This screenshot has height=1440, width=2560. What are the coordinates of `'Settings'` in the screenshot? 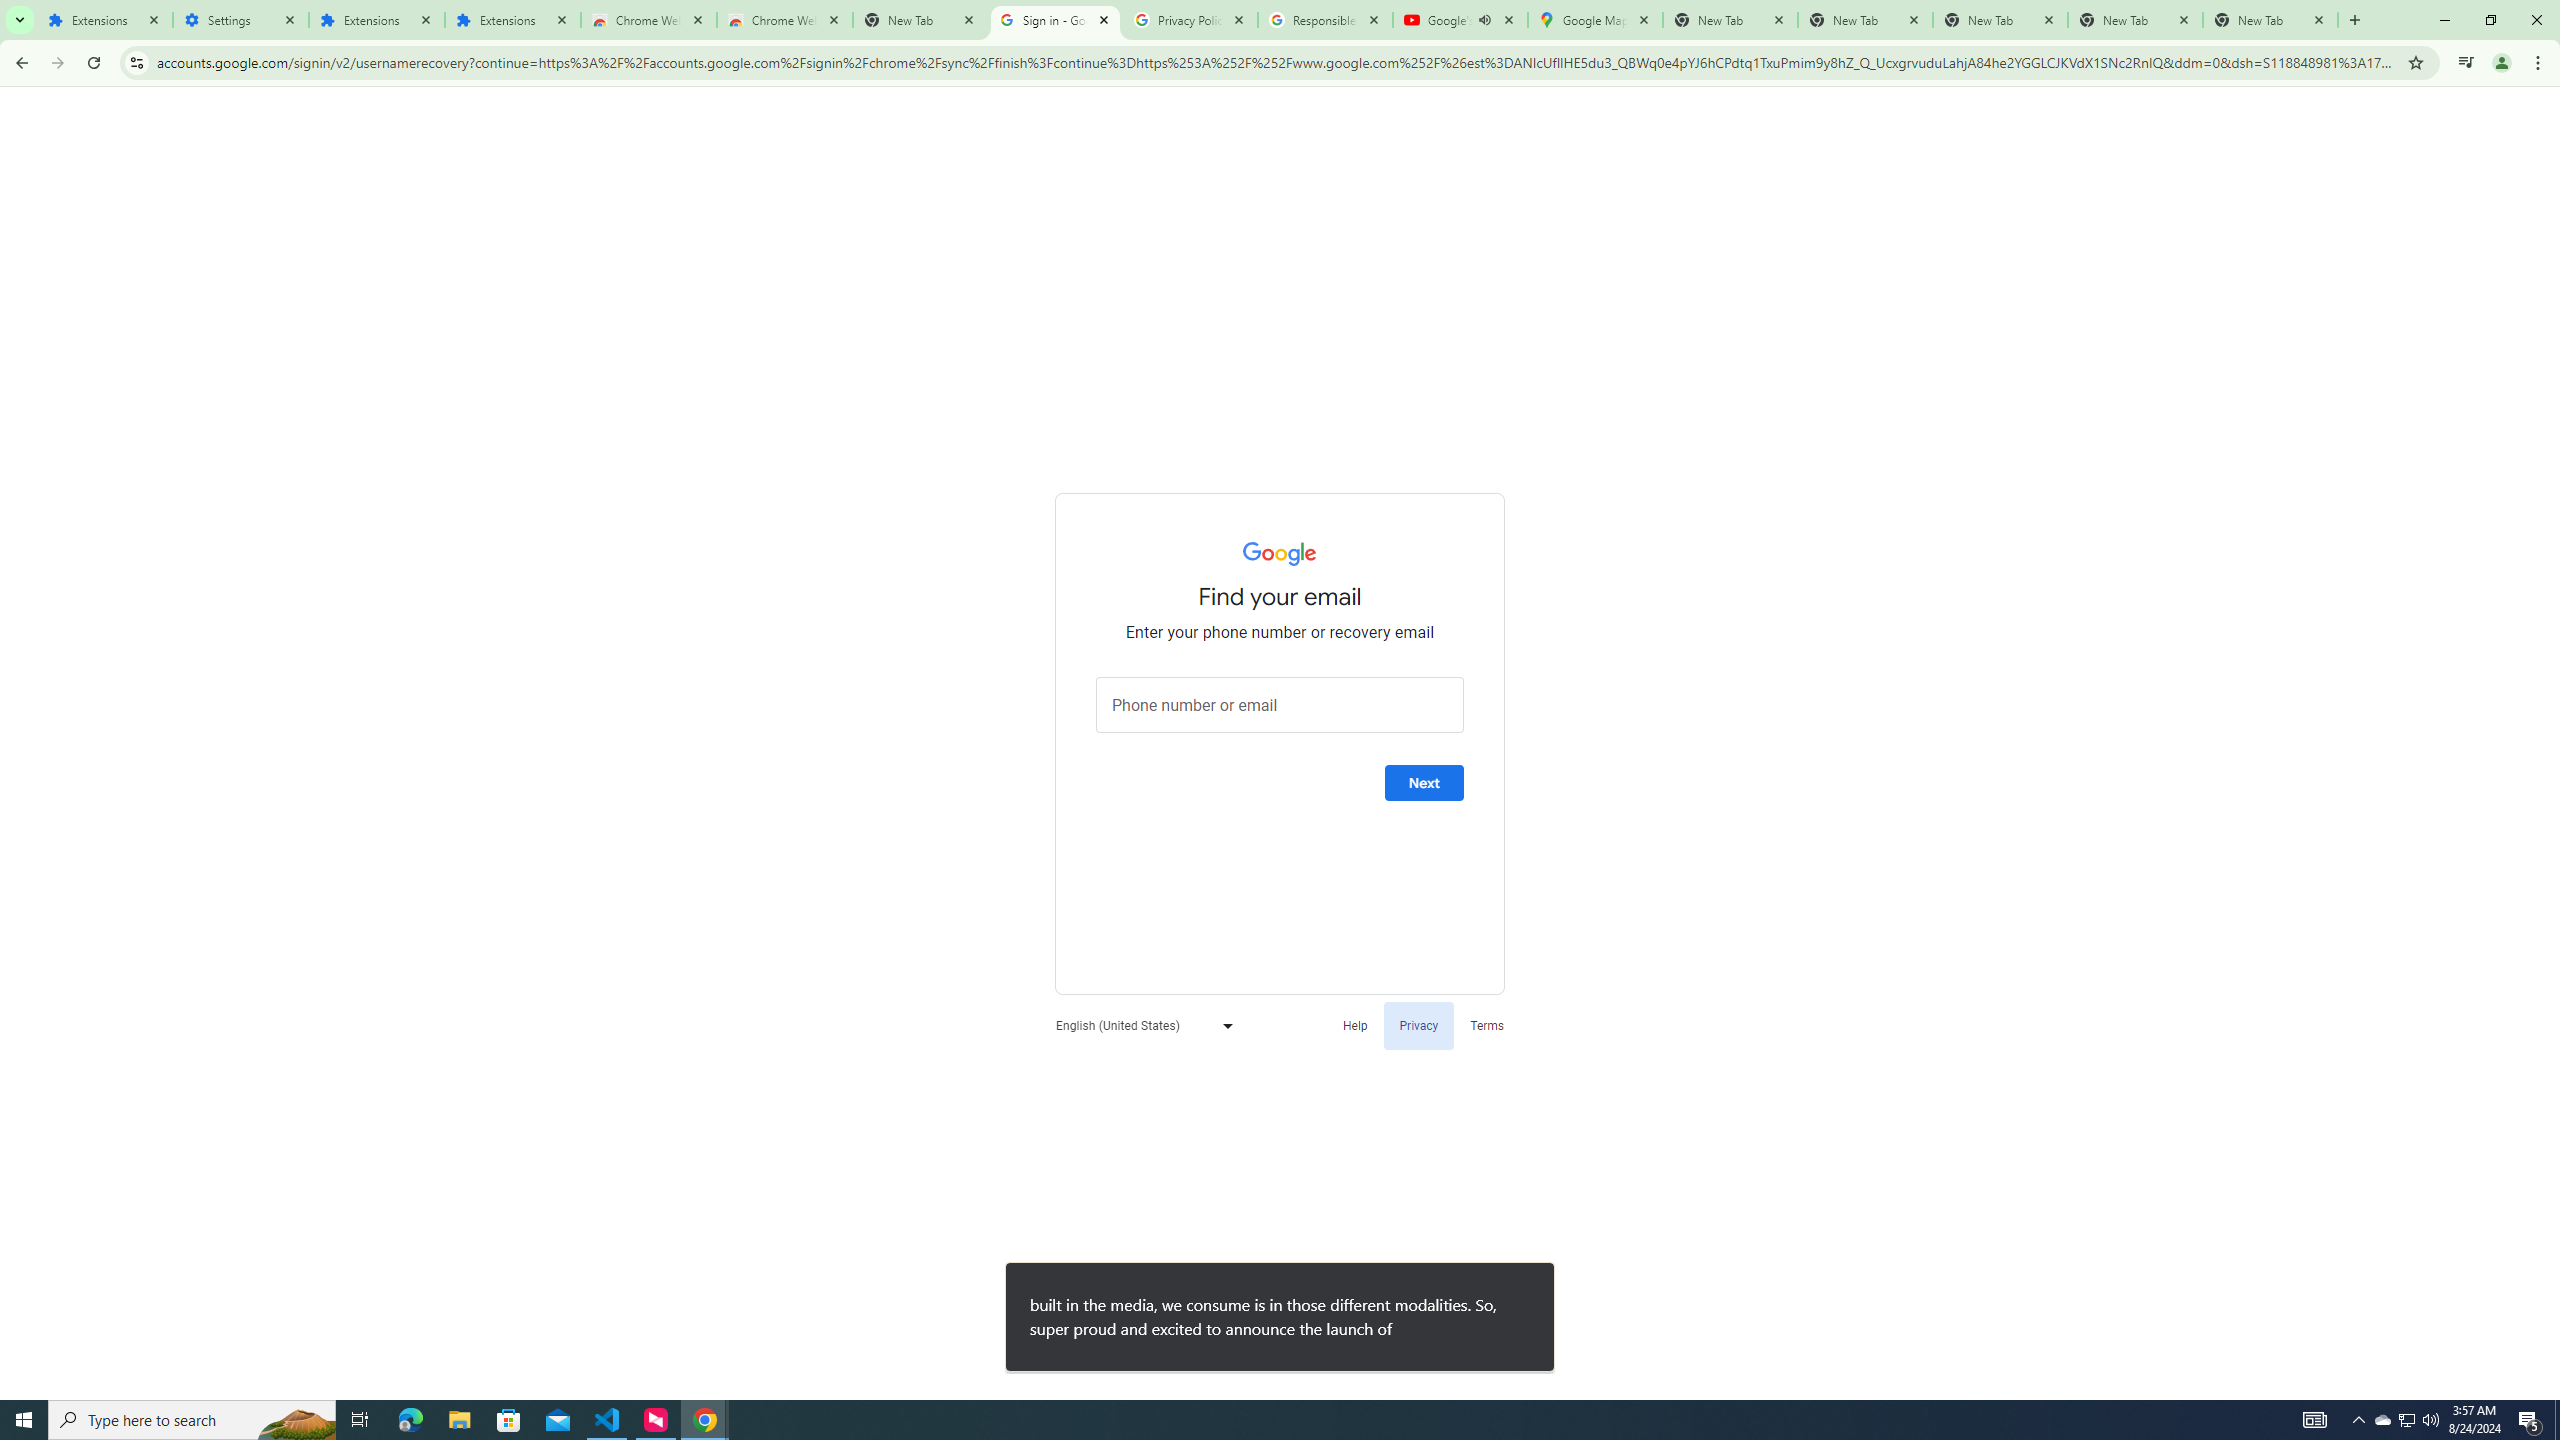 It's located at (240, 19).